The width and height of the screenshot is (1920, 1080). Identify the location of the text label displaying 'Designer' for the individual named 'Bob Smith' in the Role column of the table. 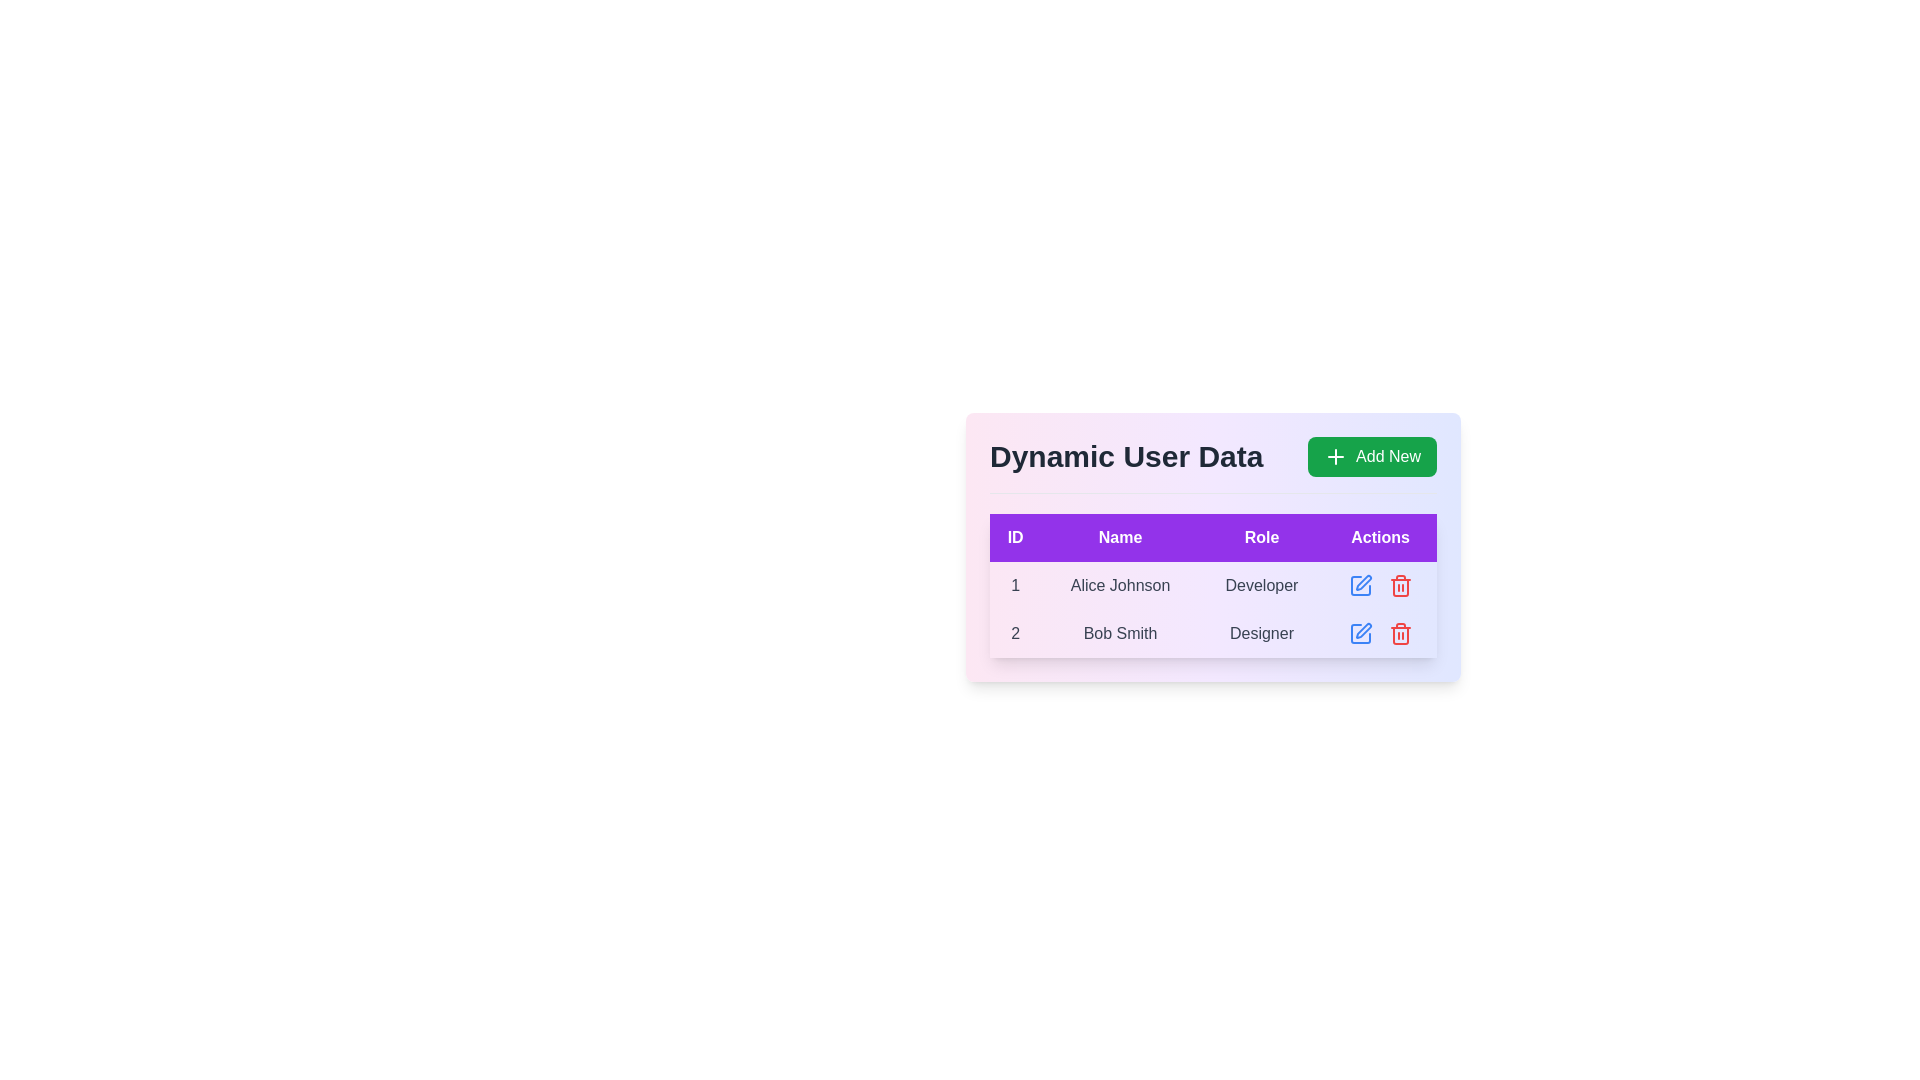
(1261, 633).